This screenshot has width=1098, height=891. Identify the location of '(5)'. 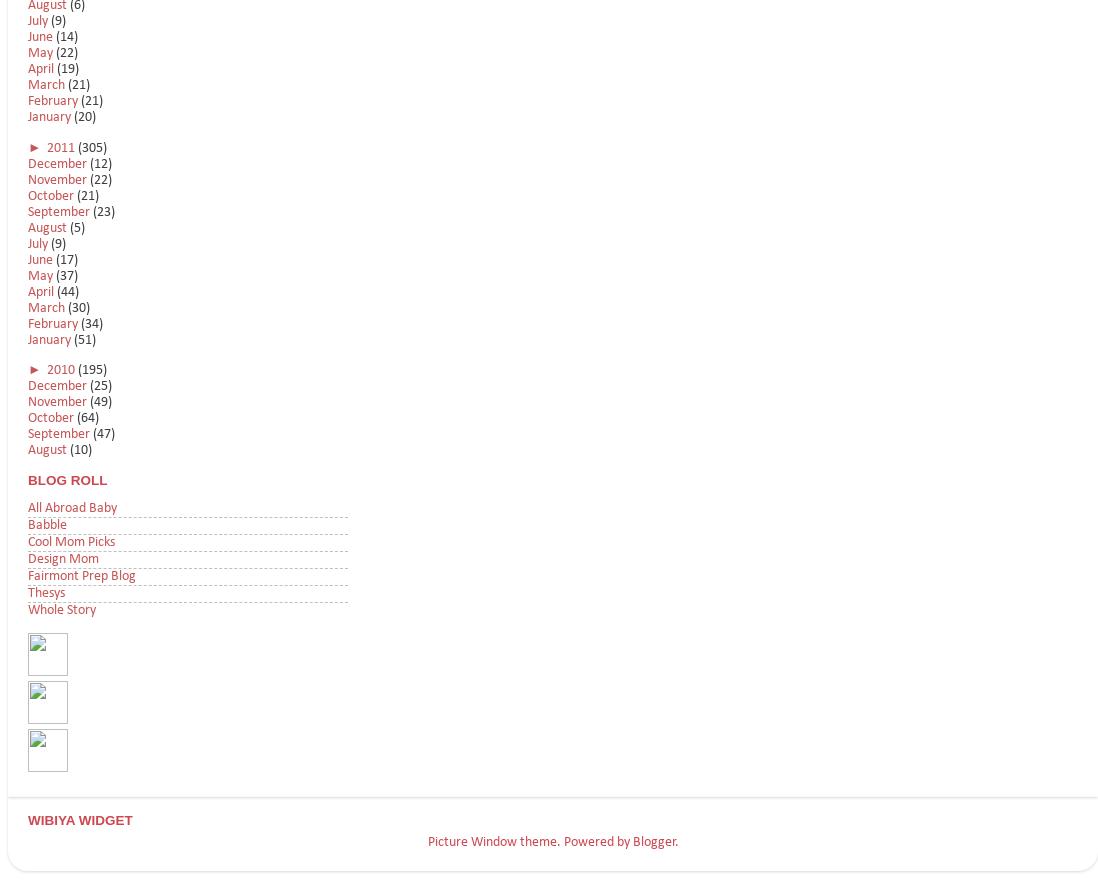
(76, 227).